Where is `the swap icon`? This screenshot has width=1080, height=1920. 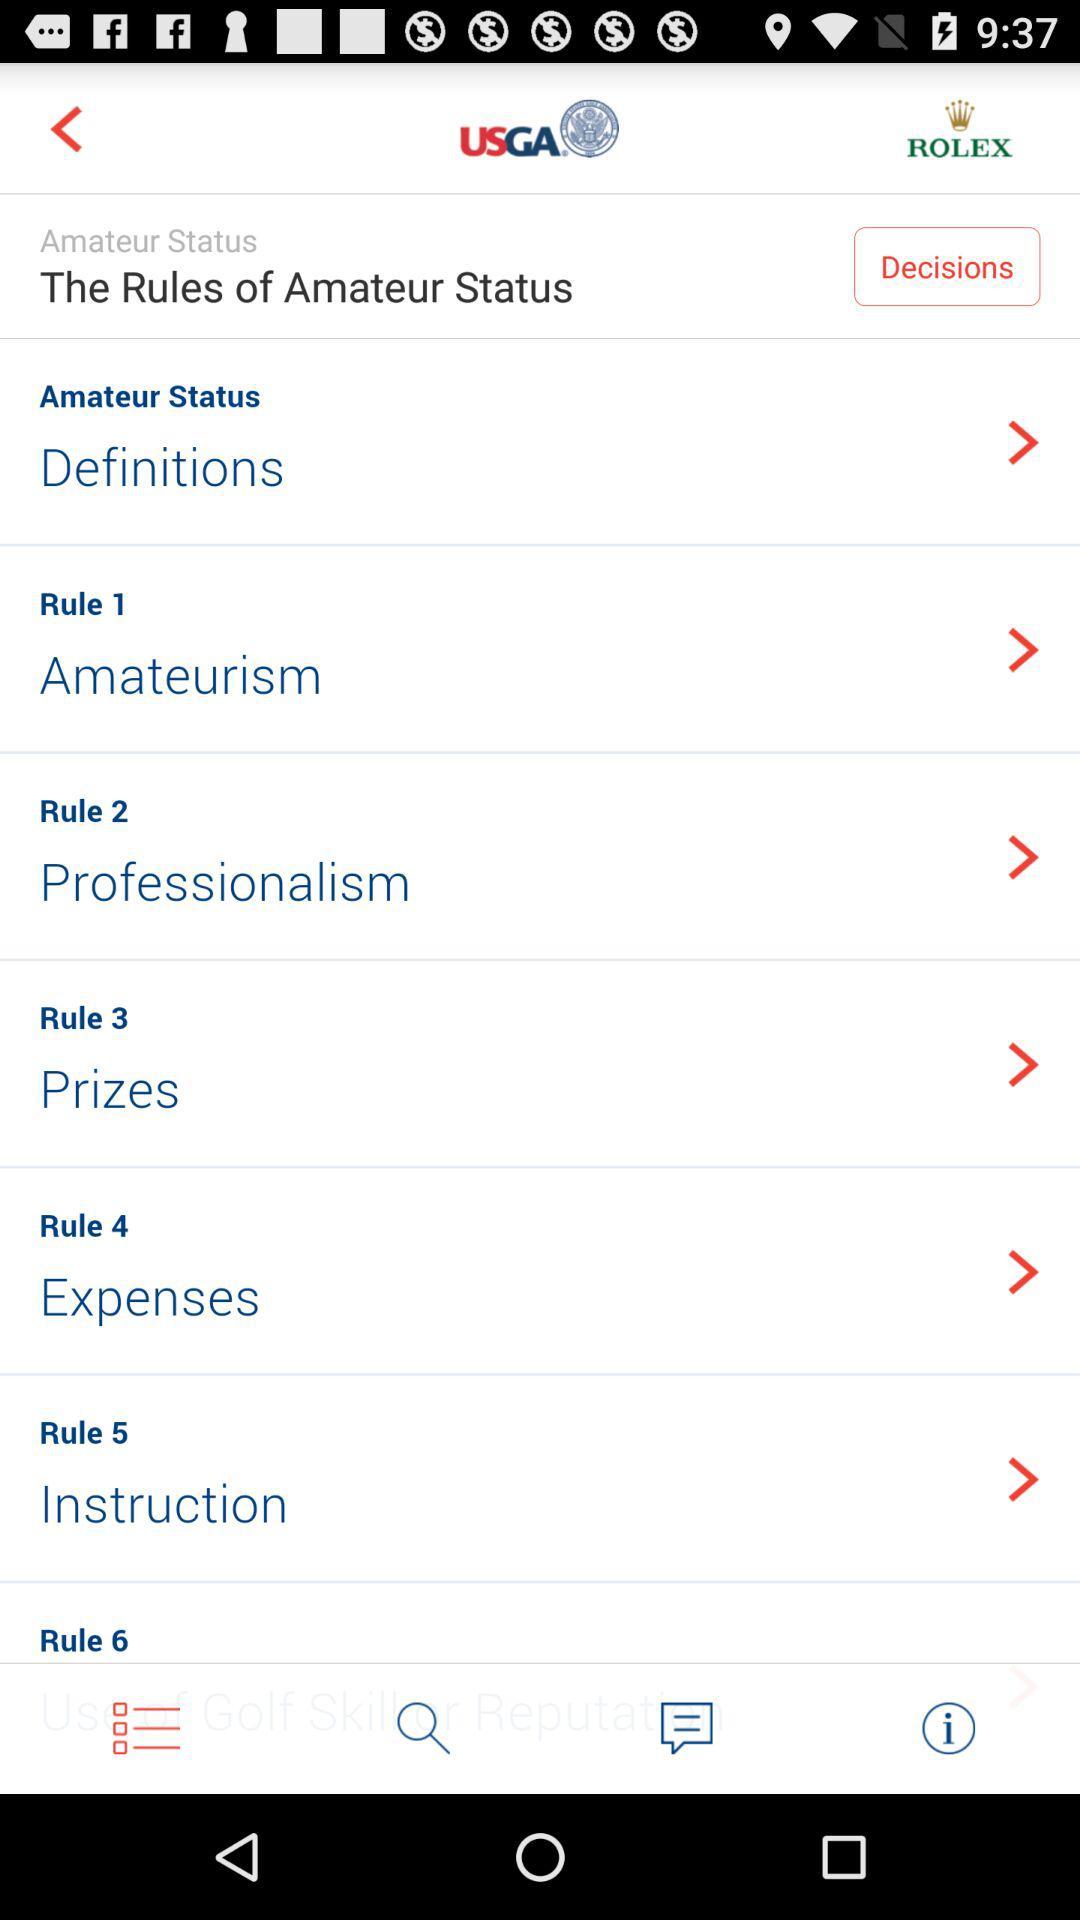 the swap icon is located at coordinates (947, 1848).